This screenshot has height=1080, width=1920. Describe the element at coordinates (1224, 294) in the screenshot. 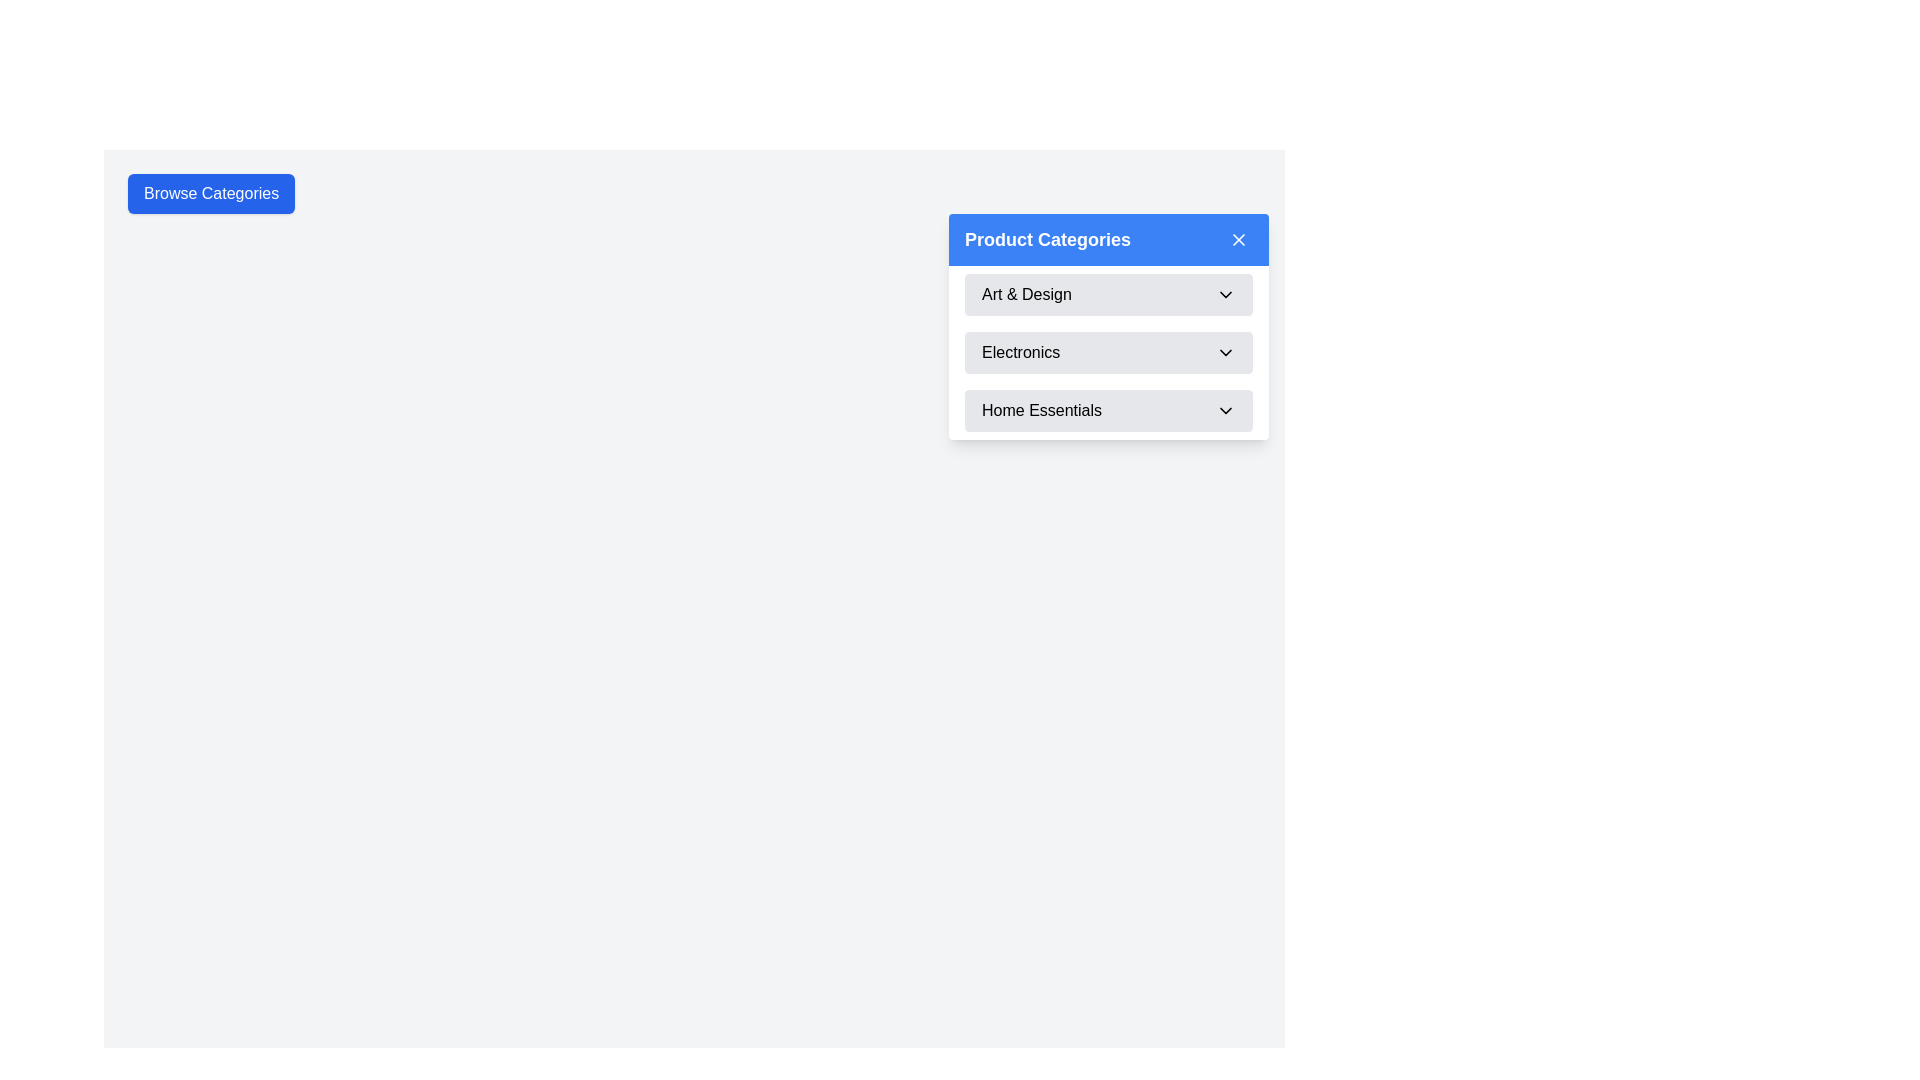

I see `the downward-pointing chevron icon` at that location.